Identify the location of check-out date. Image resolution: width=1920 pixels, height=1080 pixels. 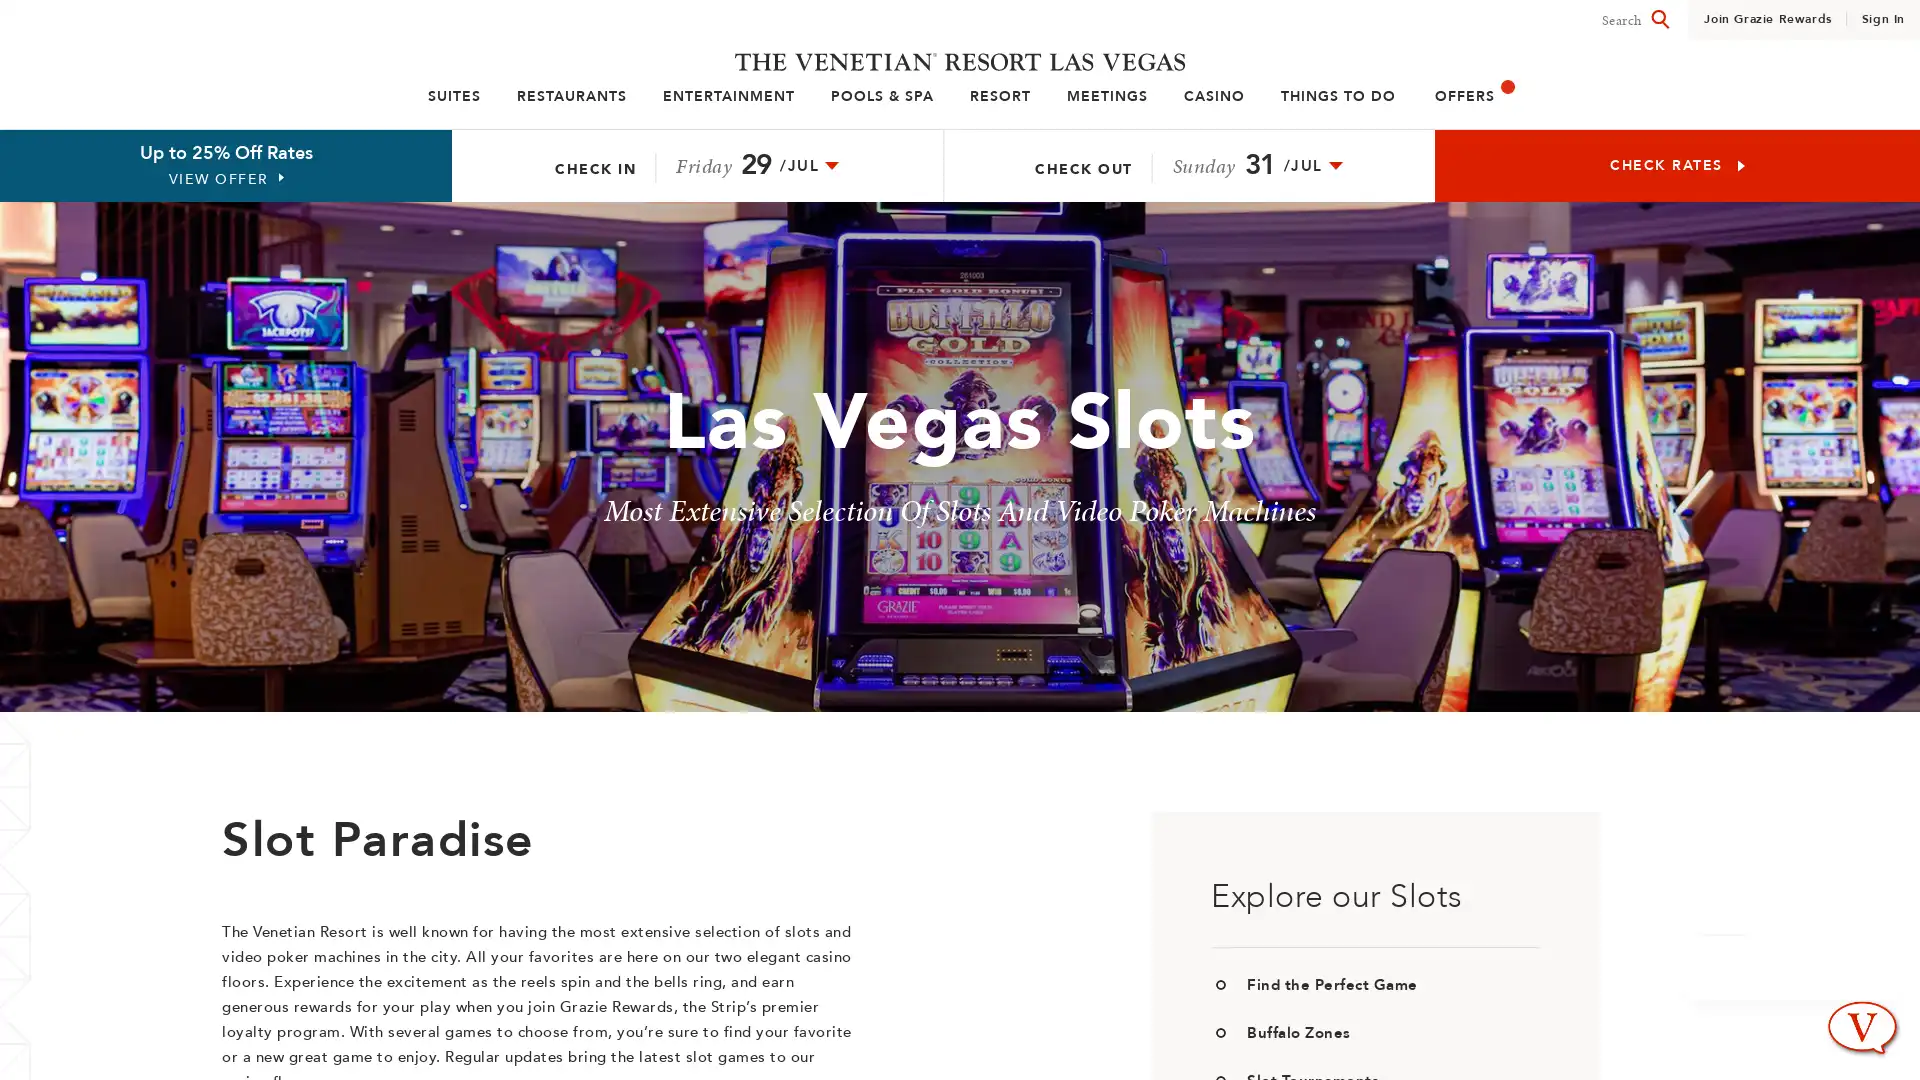
(1334, 164).